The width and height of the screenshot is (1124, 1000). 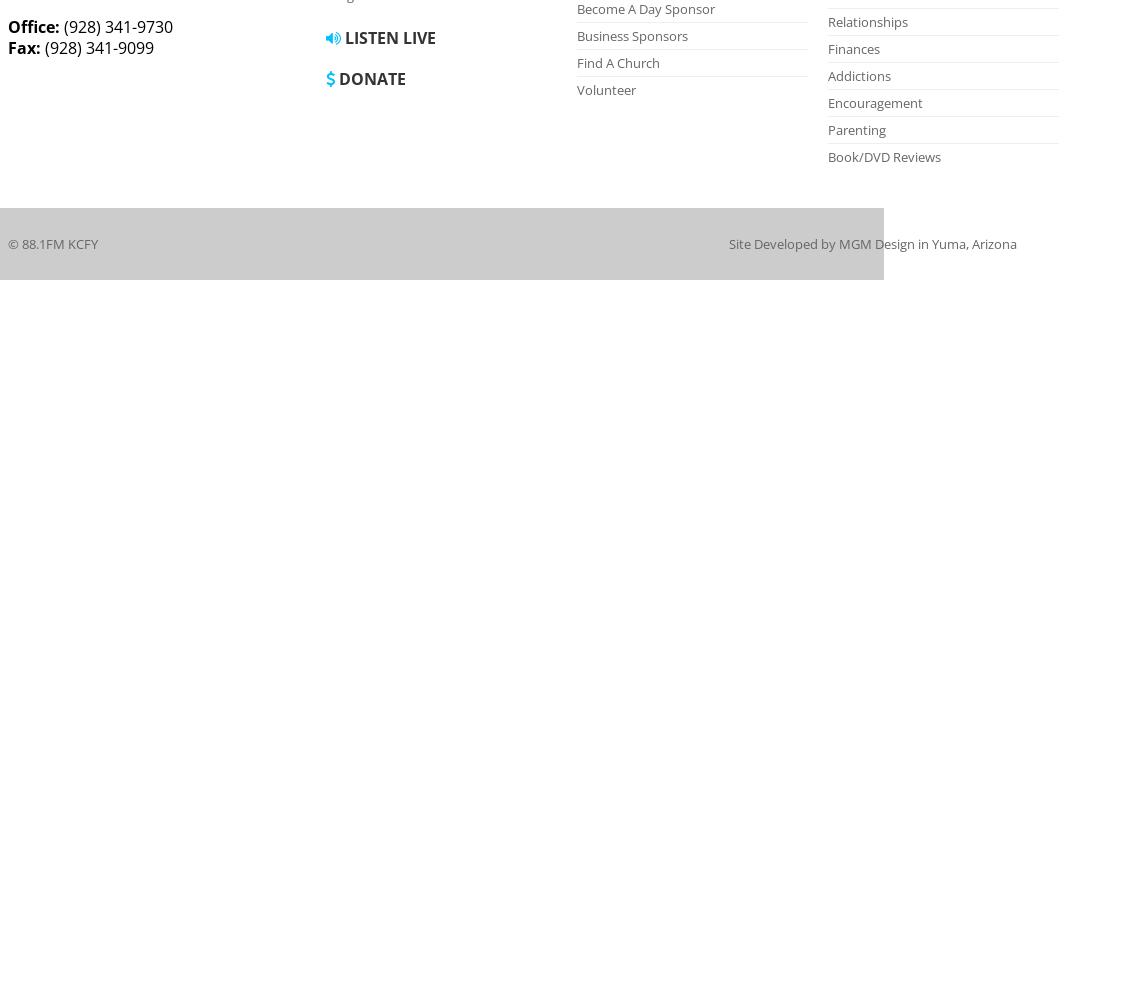 I want to click on 'LISTEN LIVE', so click(x=387, y=37).